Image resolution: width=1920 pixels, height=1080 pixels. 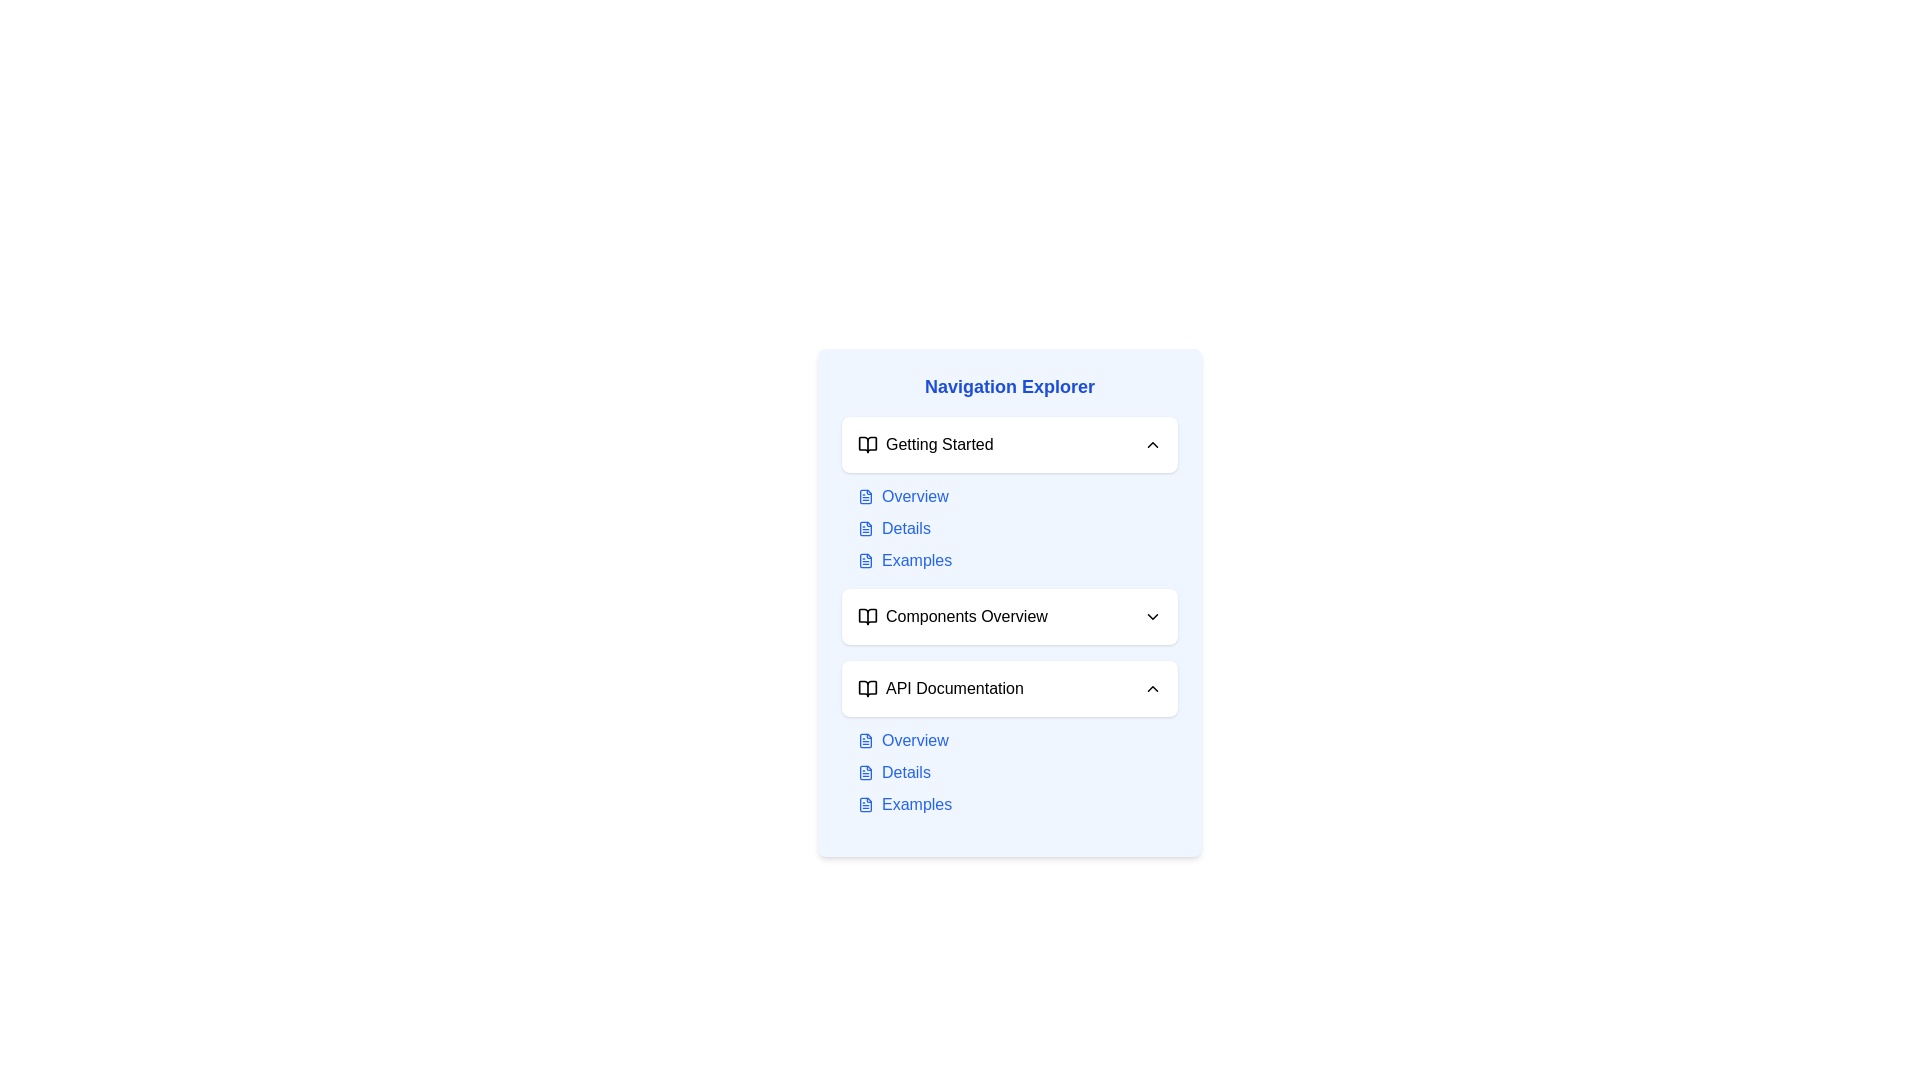 I want to click on the small vector graphic icon resembling a file document, located in the 'Examples' section of the navigation sidebar, so click(x=865, y=560).